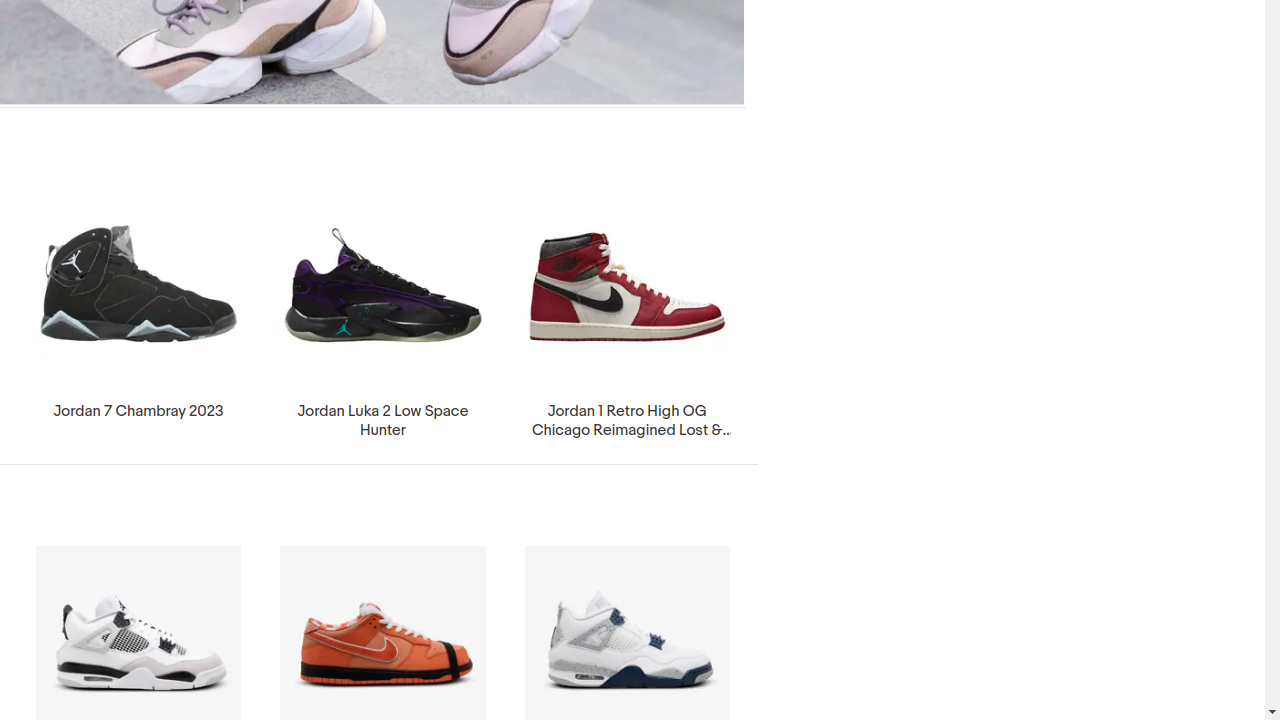 The image size is (1280, 720). Describe the element at coordinates (382, 314) in the screenshot. I see `'Jordan Luka 2 Low Space Hunter'` at that location.